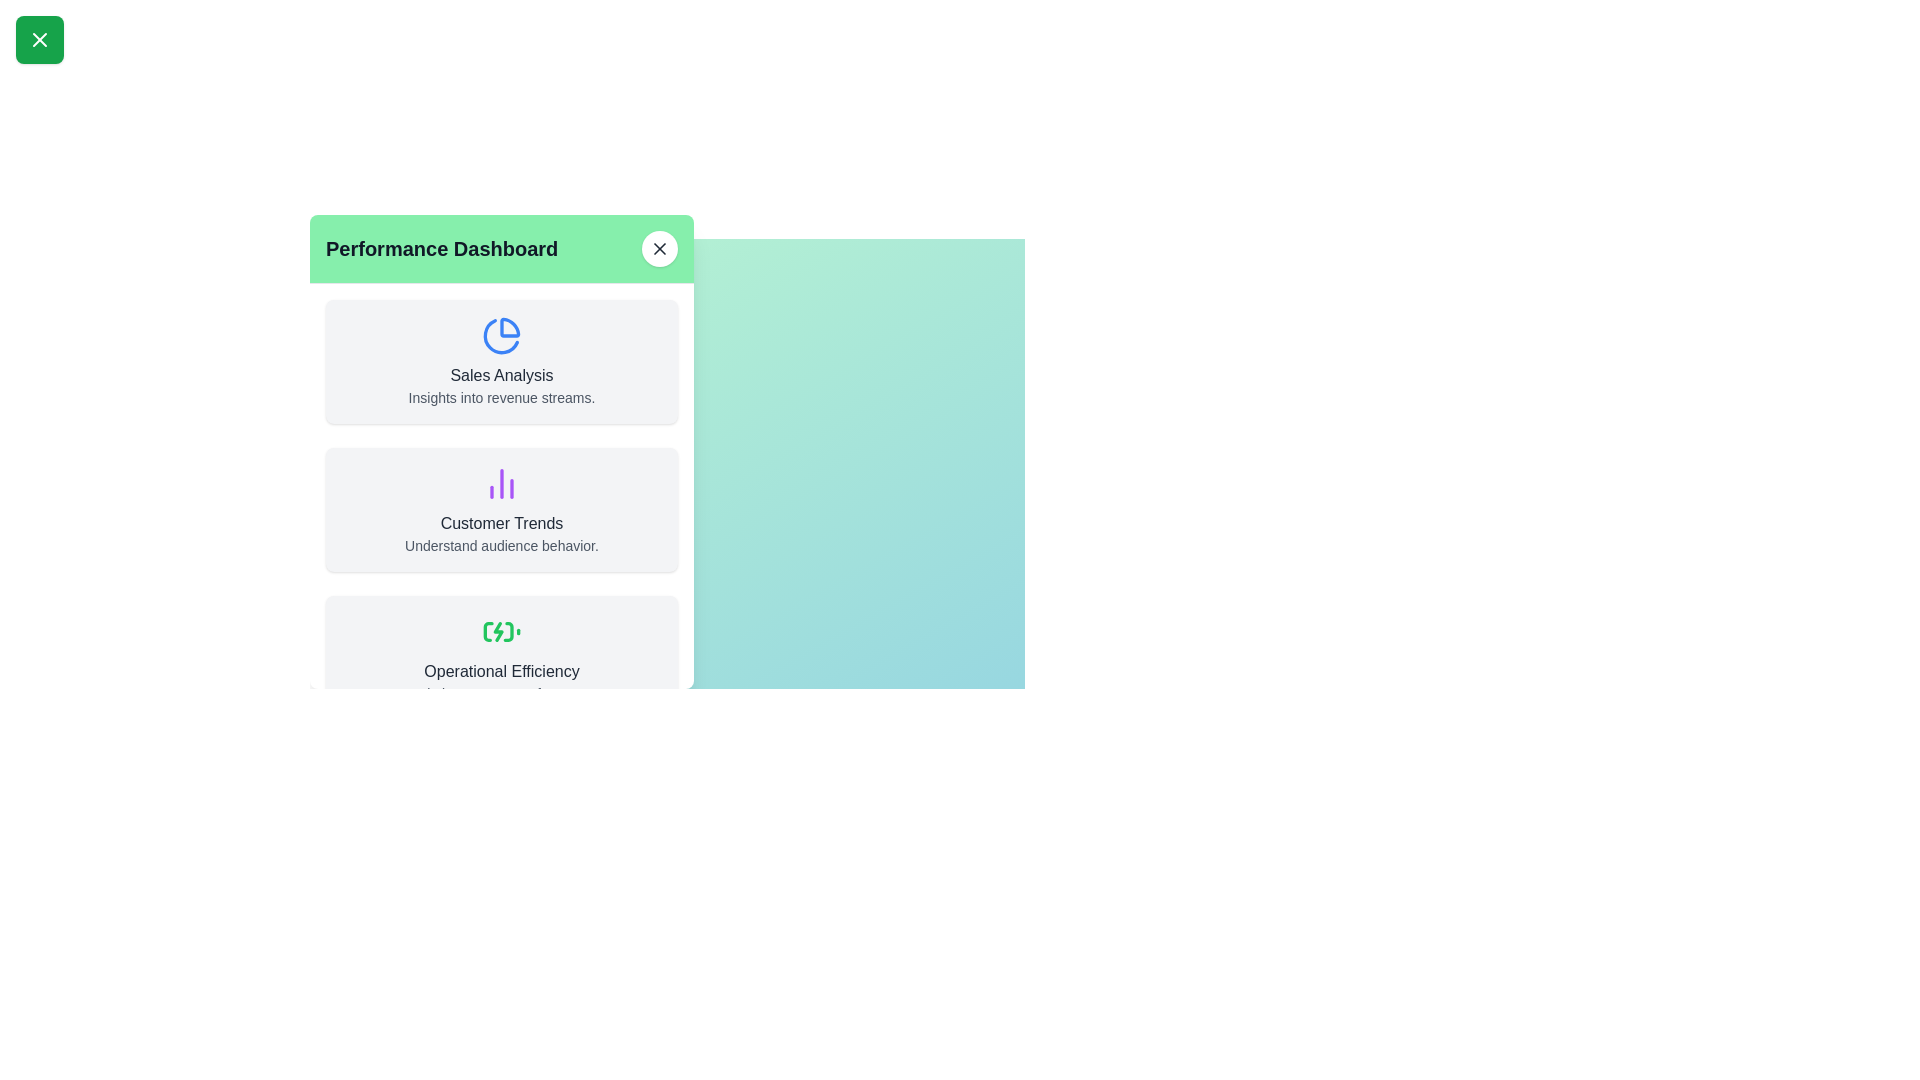 The width and height of the screenshot is (1920, 1080). I want to click on the Informational Card that provides operational efficiency metrics, located at the bottom of the list of three similar cards, centered horizontally, so click(502, 658).